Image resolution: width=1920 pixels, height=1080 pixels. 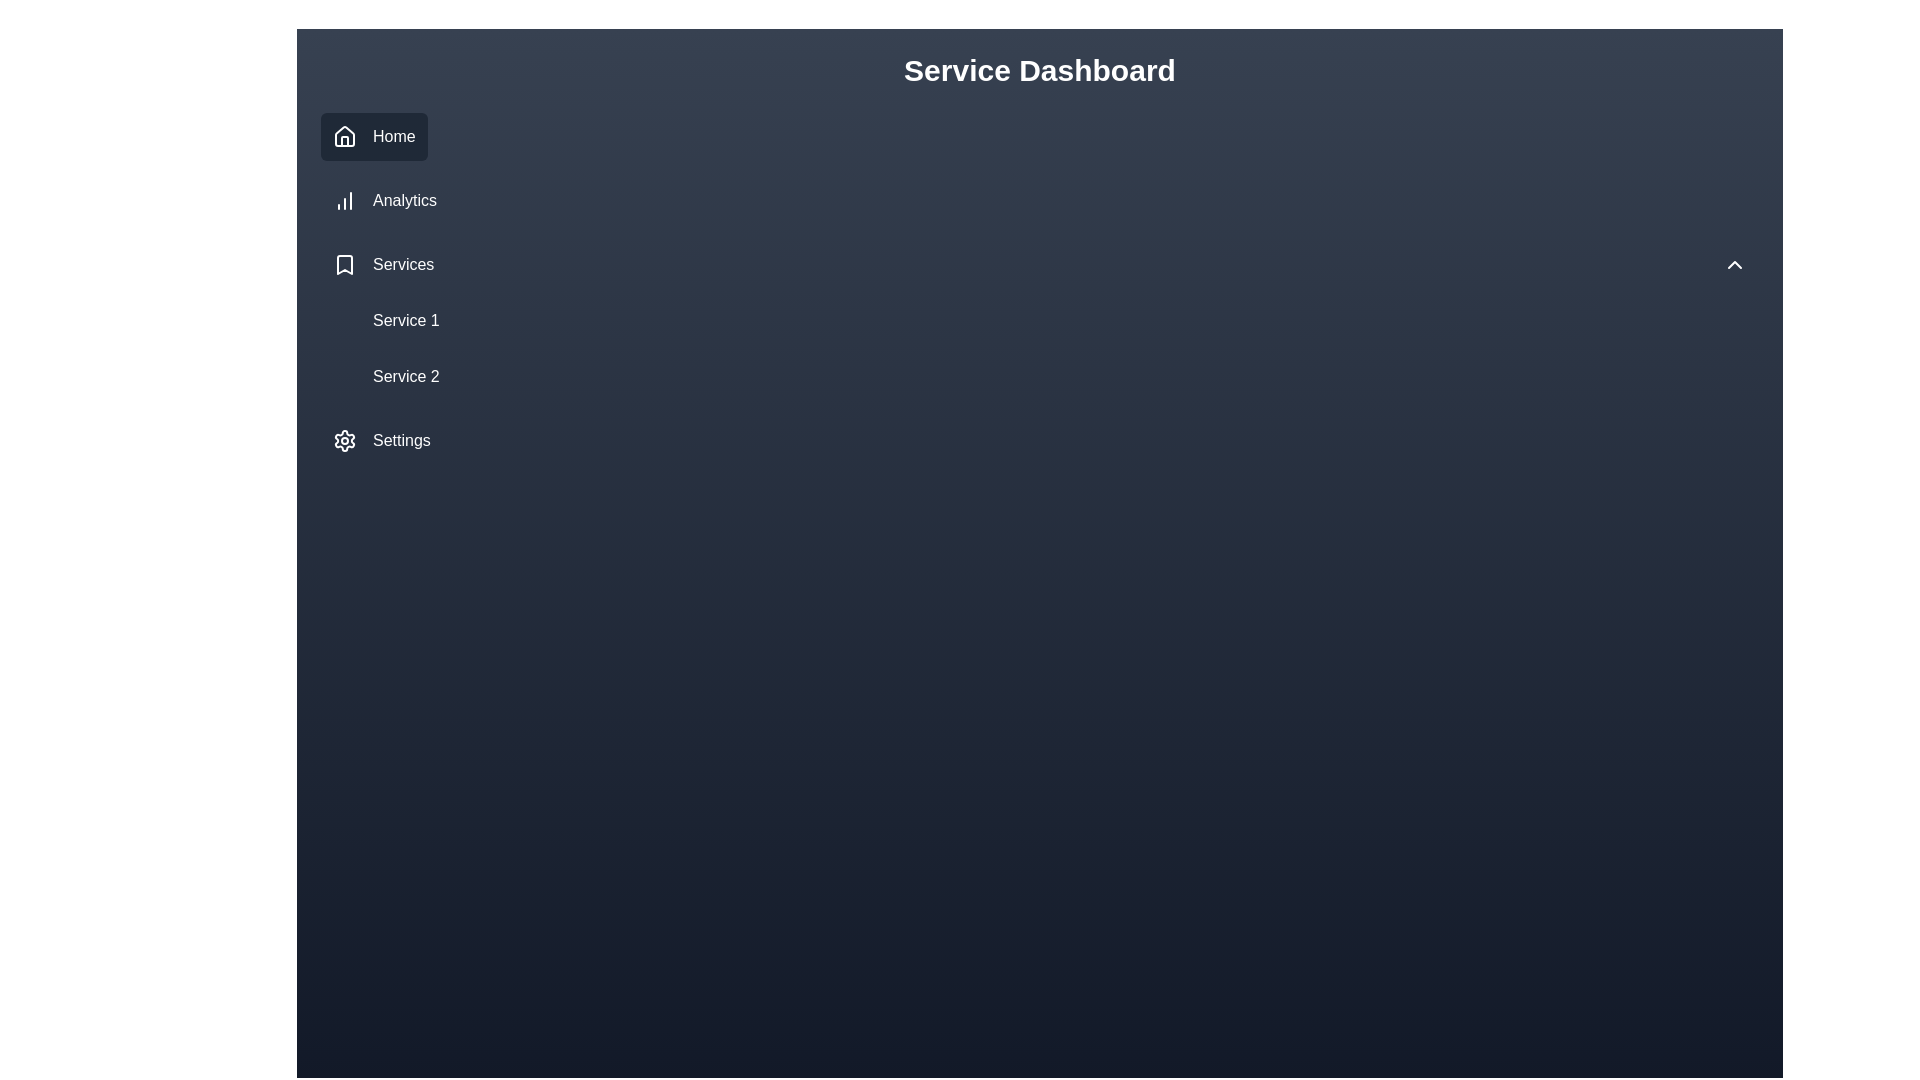 I want to click on the Header Text labeled 'Service Dashboard', which is a bold title centrally positioned at the top of the interface, as it illustrates content context, so click(x=1040, y=69).